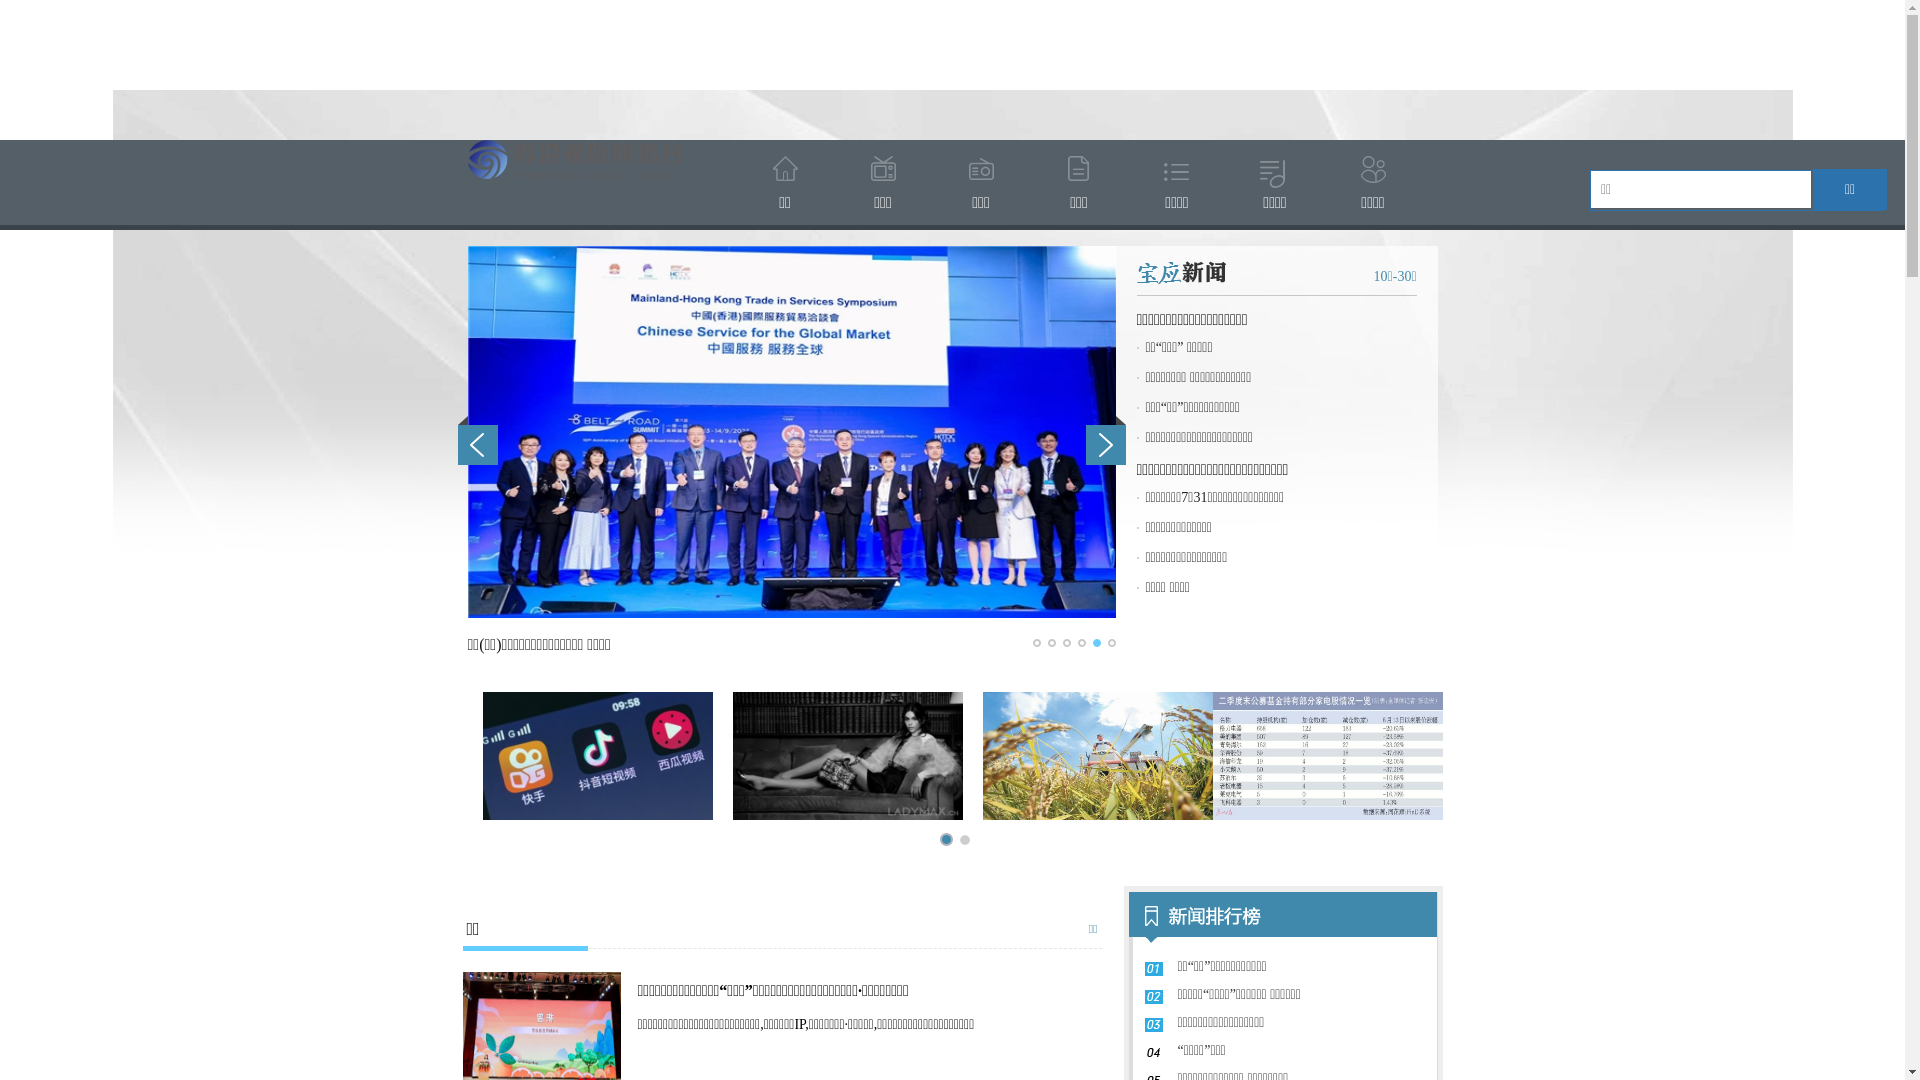 The height and width of the screenshot is (1080, 1920). What do you see at coordinates (1064, 643) in the screenshot?
I see `'3'` at bounding box center [1064, 643].